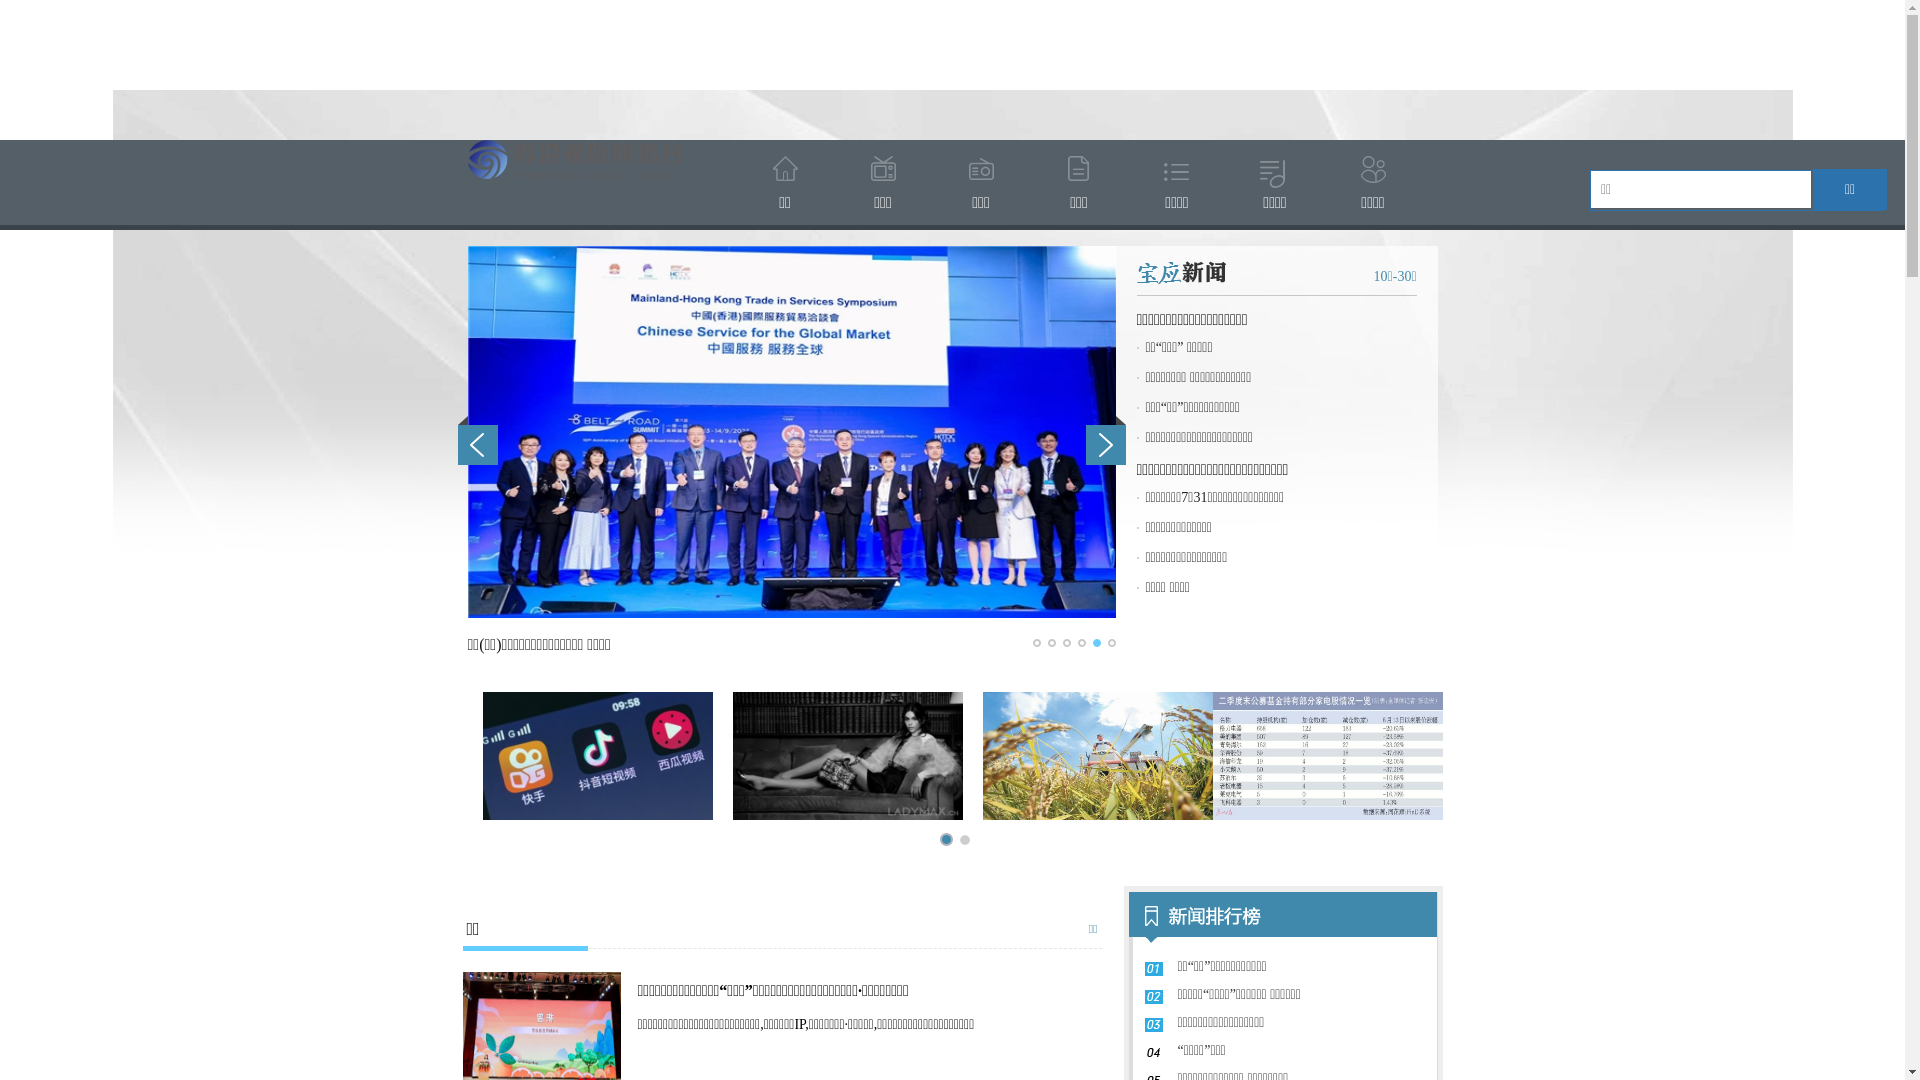 The height and width of the screenshot is (1080, 1920). What do you see at coordinates (1064, 643) in the screenshot?
I see `'3'` at bounding box center [1064, 643].